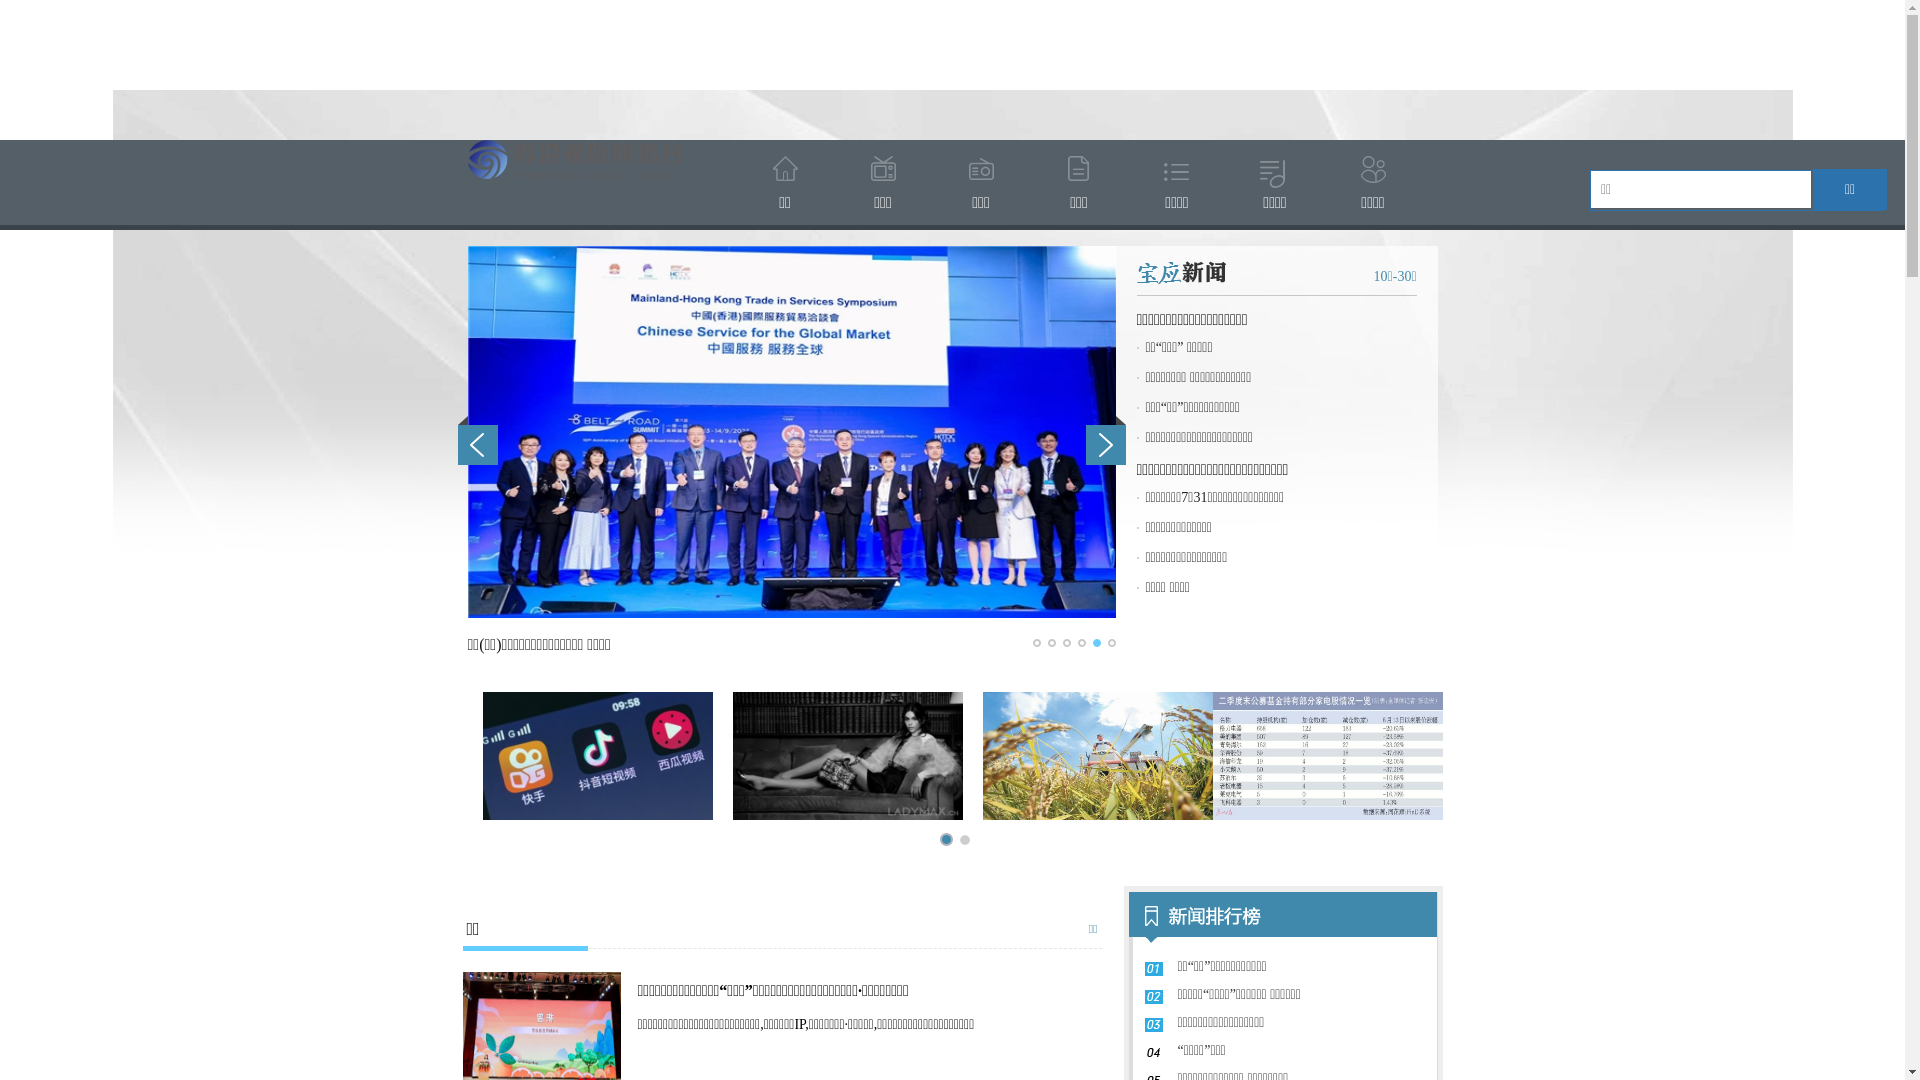 The height and width of the screenshot is (1080, 1920). What do you see at coordinates (1064, 643) in the screenshot?
I see `'3'` at bounding box center [1064, 643].